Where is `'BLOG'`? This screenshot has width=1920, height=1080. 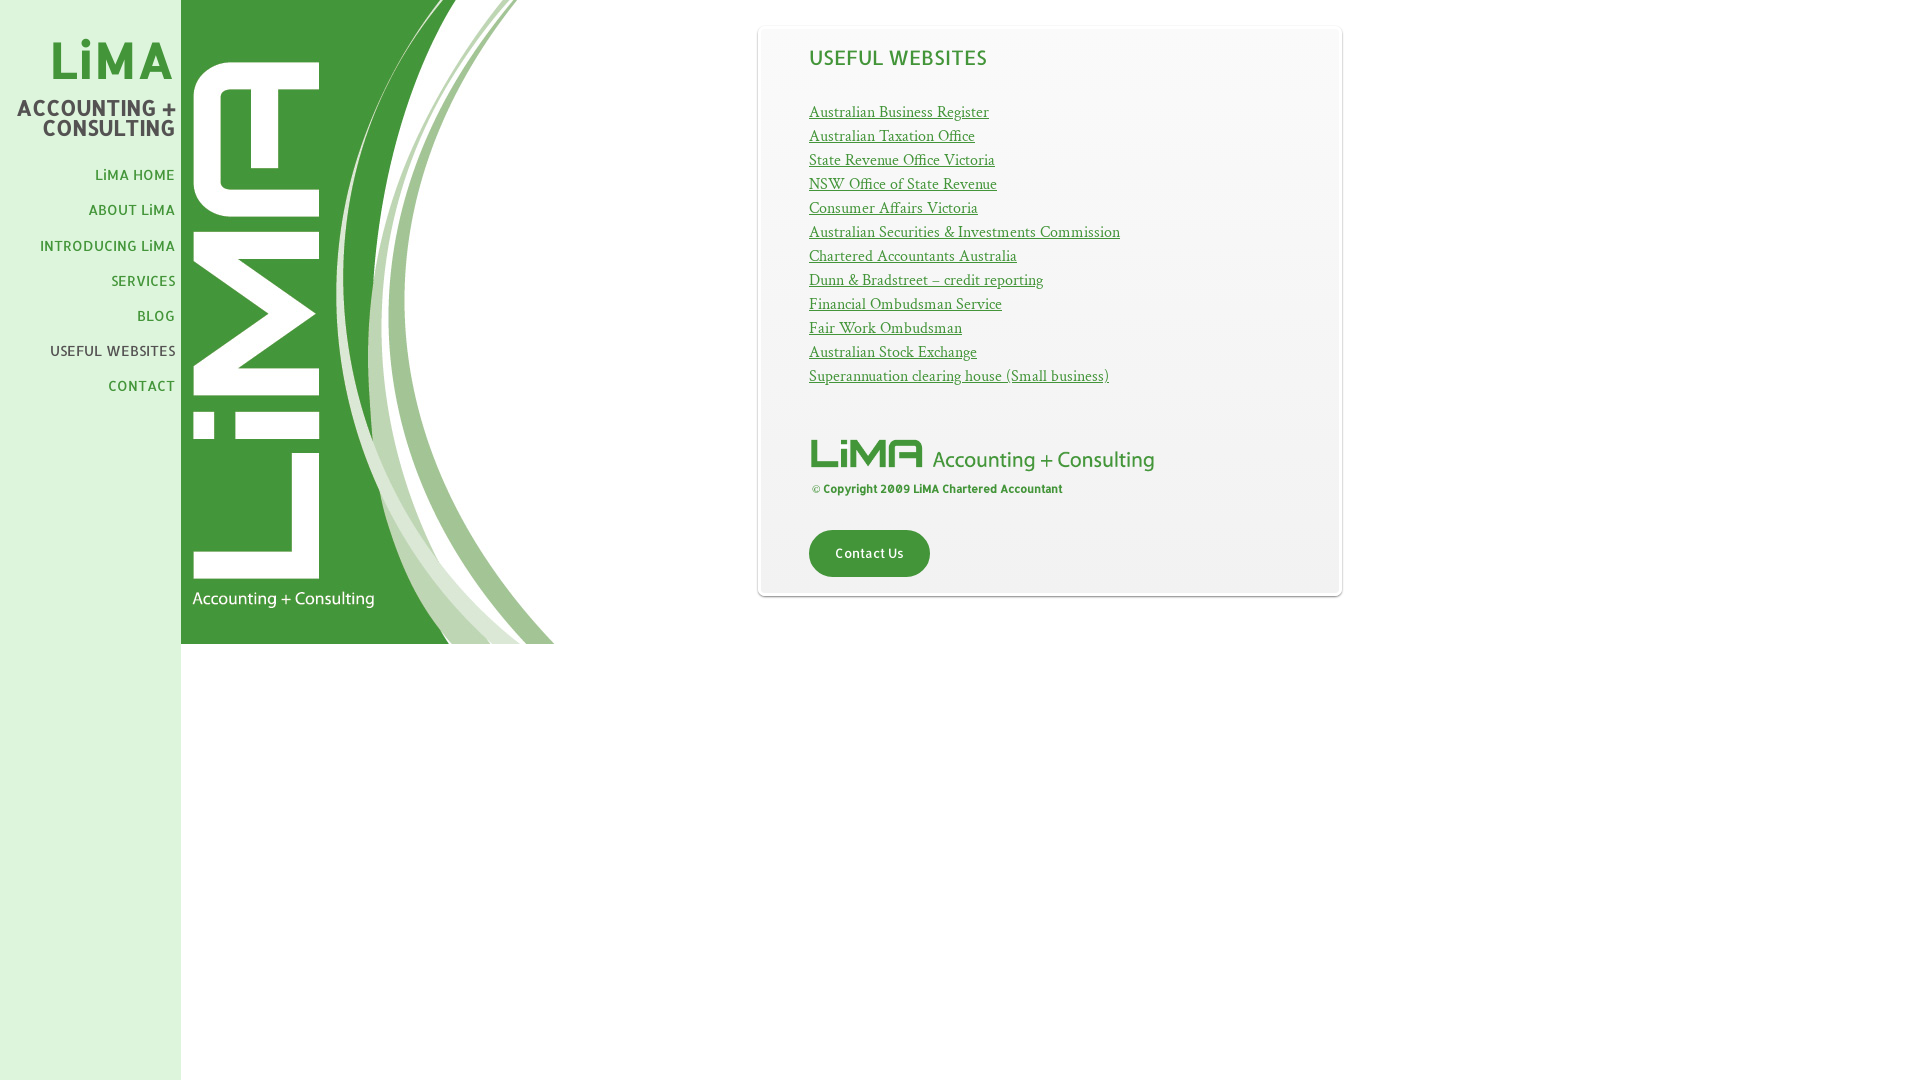 'BLOG' is located at coordinates (154, 315).